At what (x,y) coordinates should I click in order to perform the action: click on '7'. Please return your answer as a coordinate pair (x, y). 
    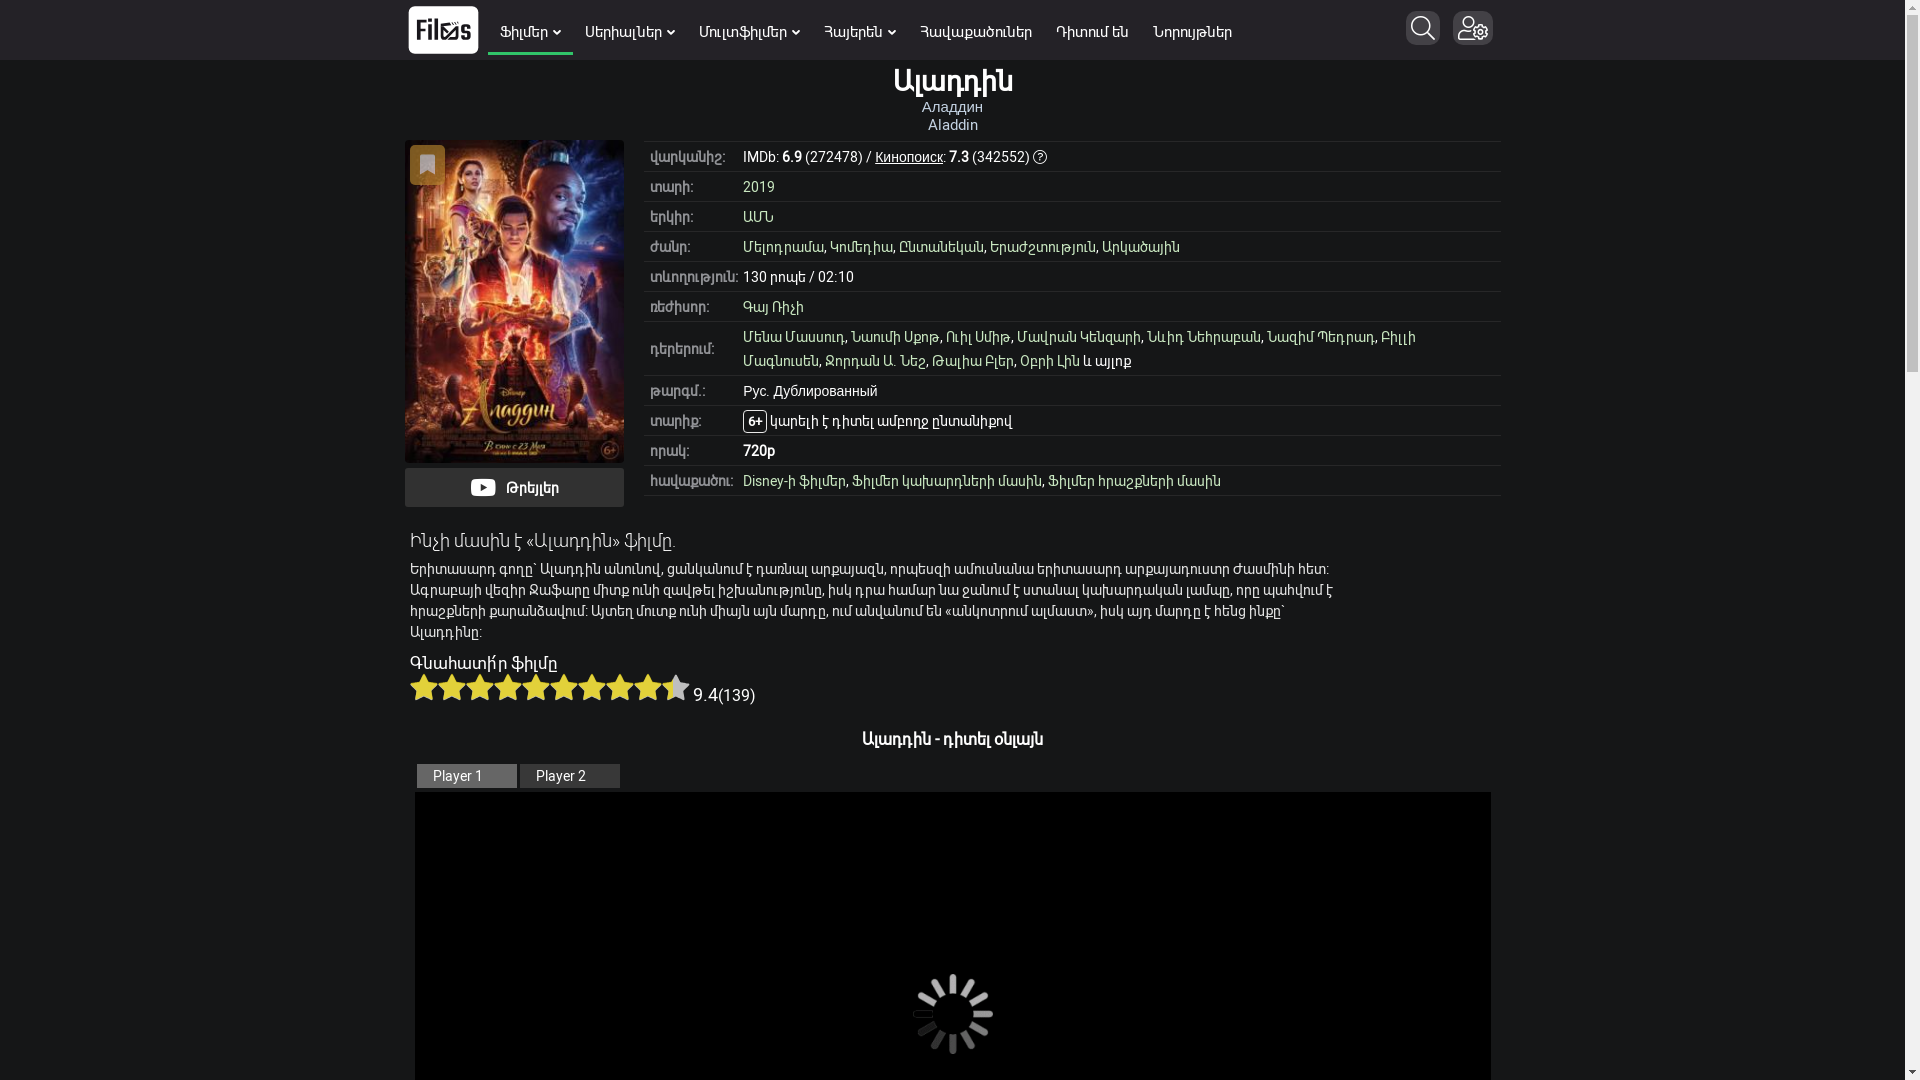
    Looking at the image, I should click on (590, 685).